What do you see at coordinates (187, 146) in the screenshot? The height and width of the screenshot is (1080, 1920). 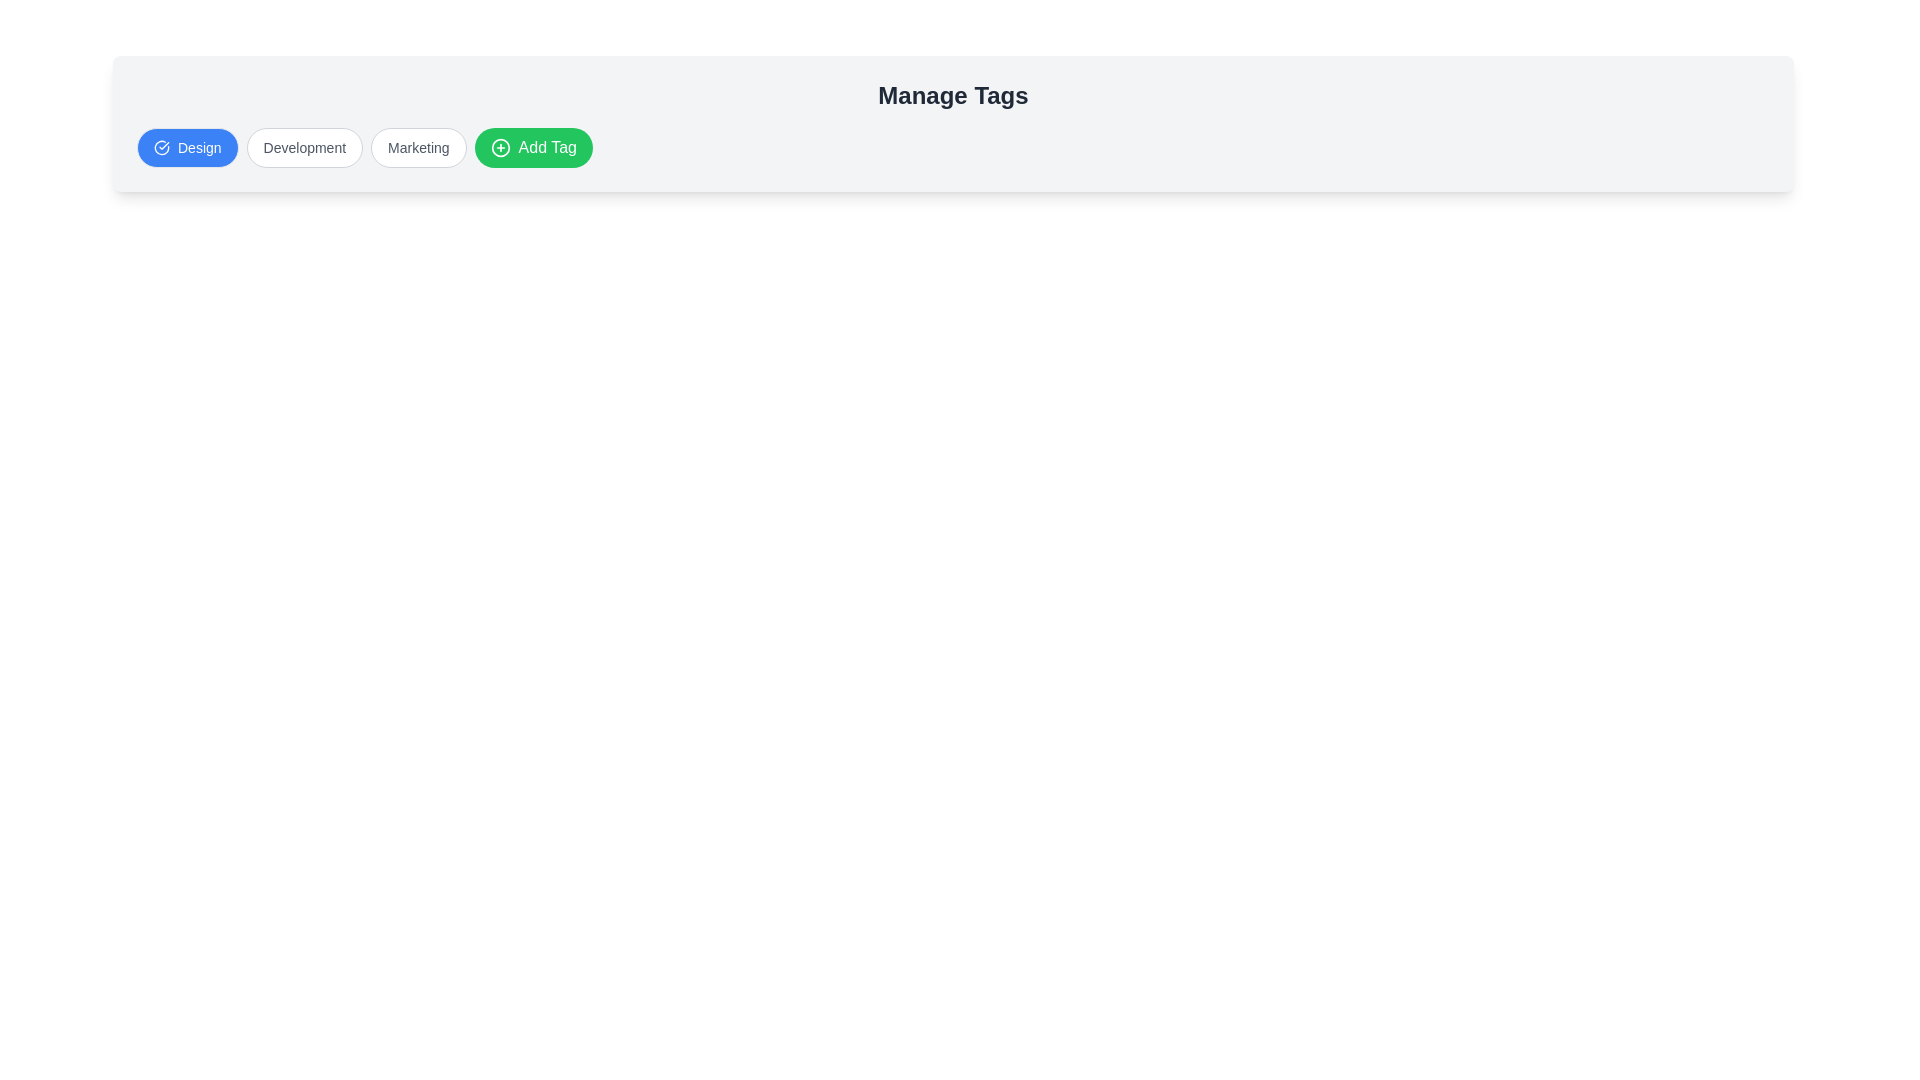 I see `the tag named Design` at bounding box center [187, 146].